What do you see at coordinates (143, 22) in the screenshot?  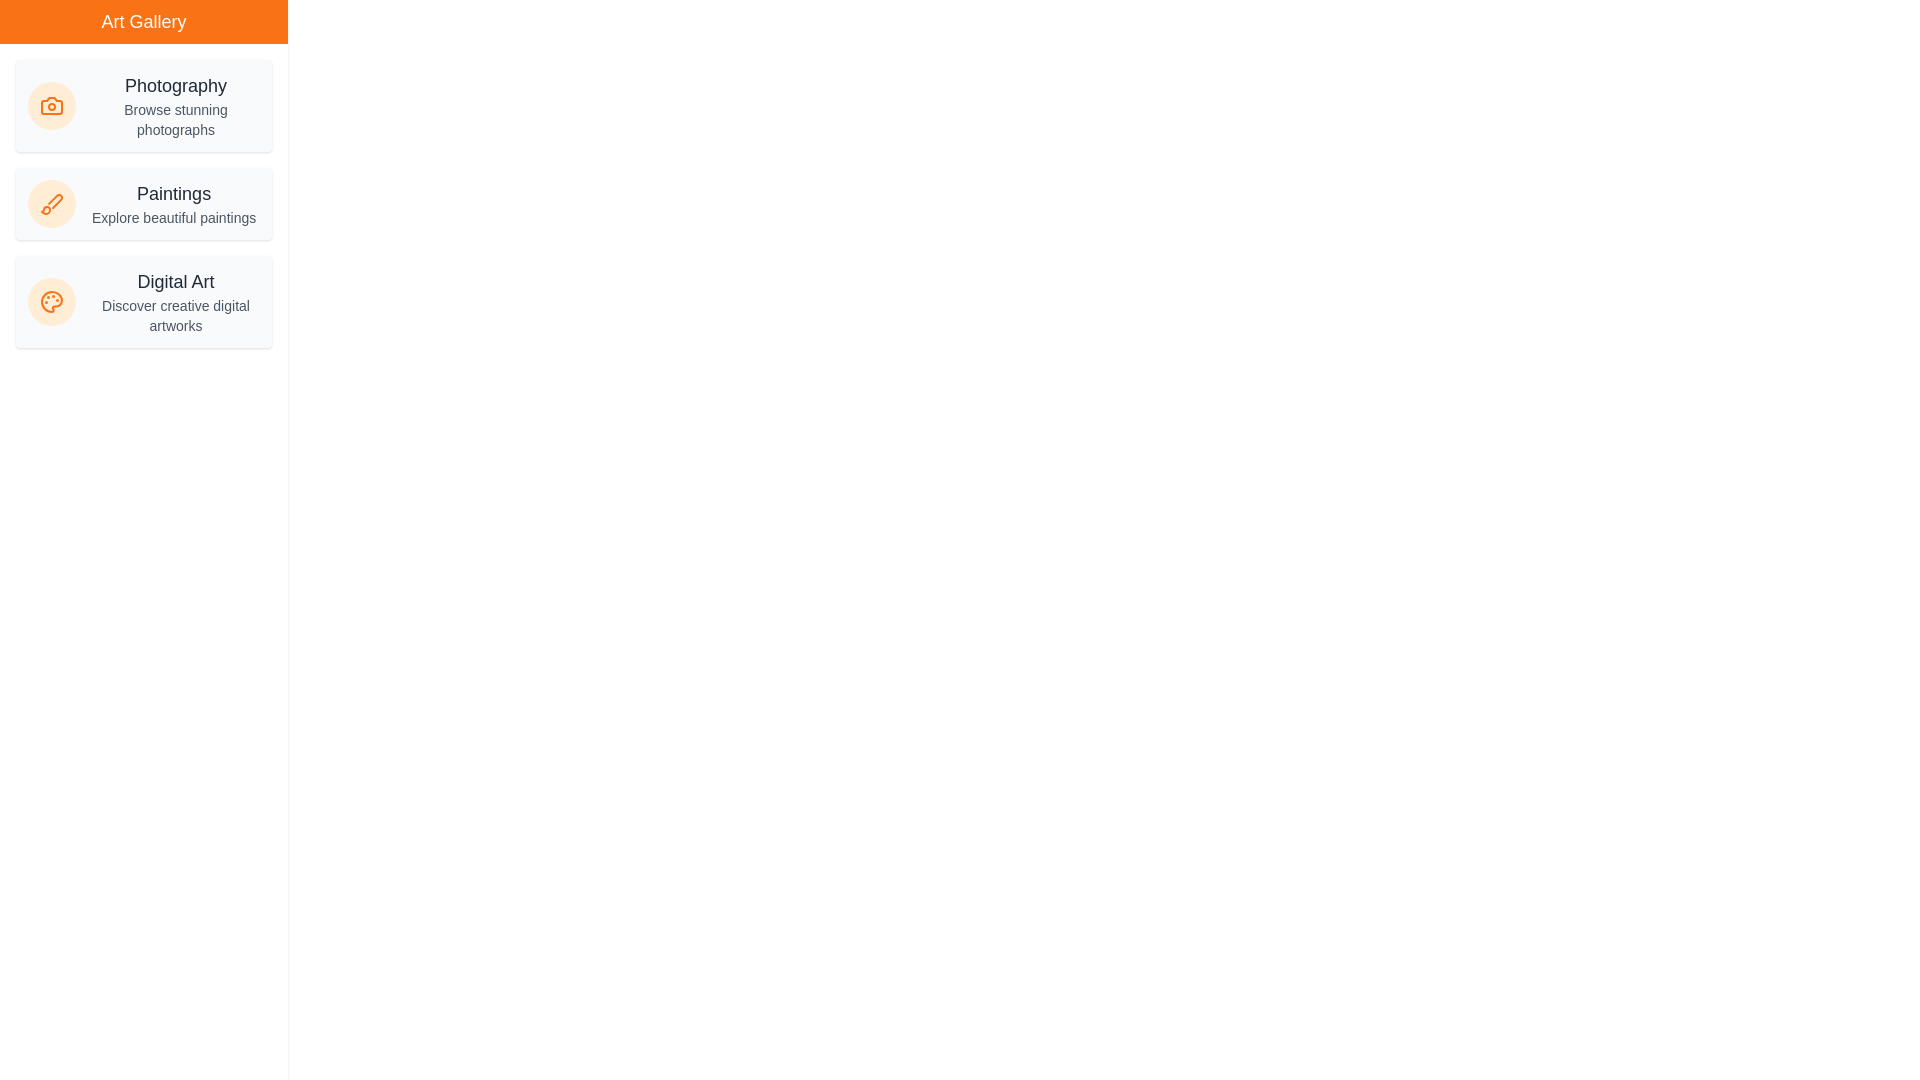 I see `the Art Gallery header to focus on it` at bounding box center [143, 22].